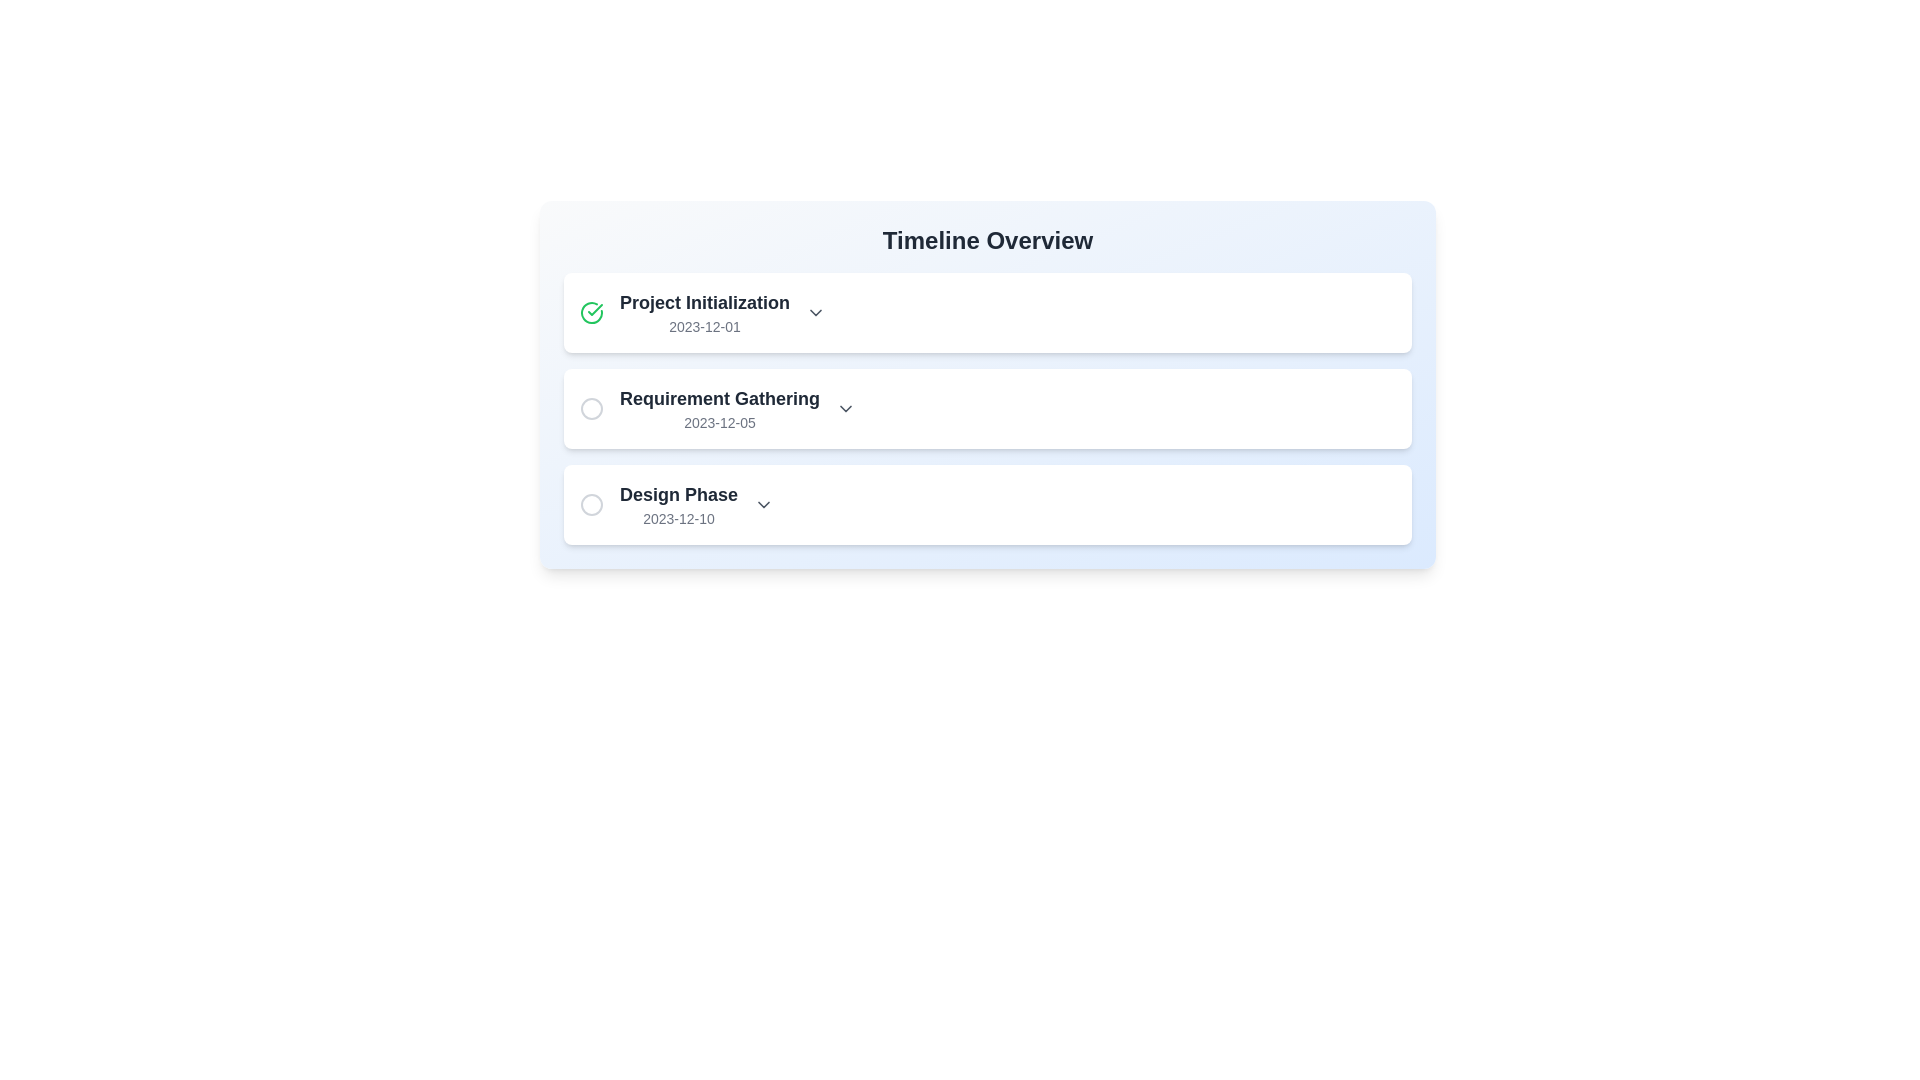 Image resolution: width=1920 pixels, height=1080 pixels. What do you see at coordinates (988, 407) in the screenshot?
I see `the list item titled 'Requirement Gathering'` at bounding box center [988, 407].